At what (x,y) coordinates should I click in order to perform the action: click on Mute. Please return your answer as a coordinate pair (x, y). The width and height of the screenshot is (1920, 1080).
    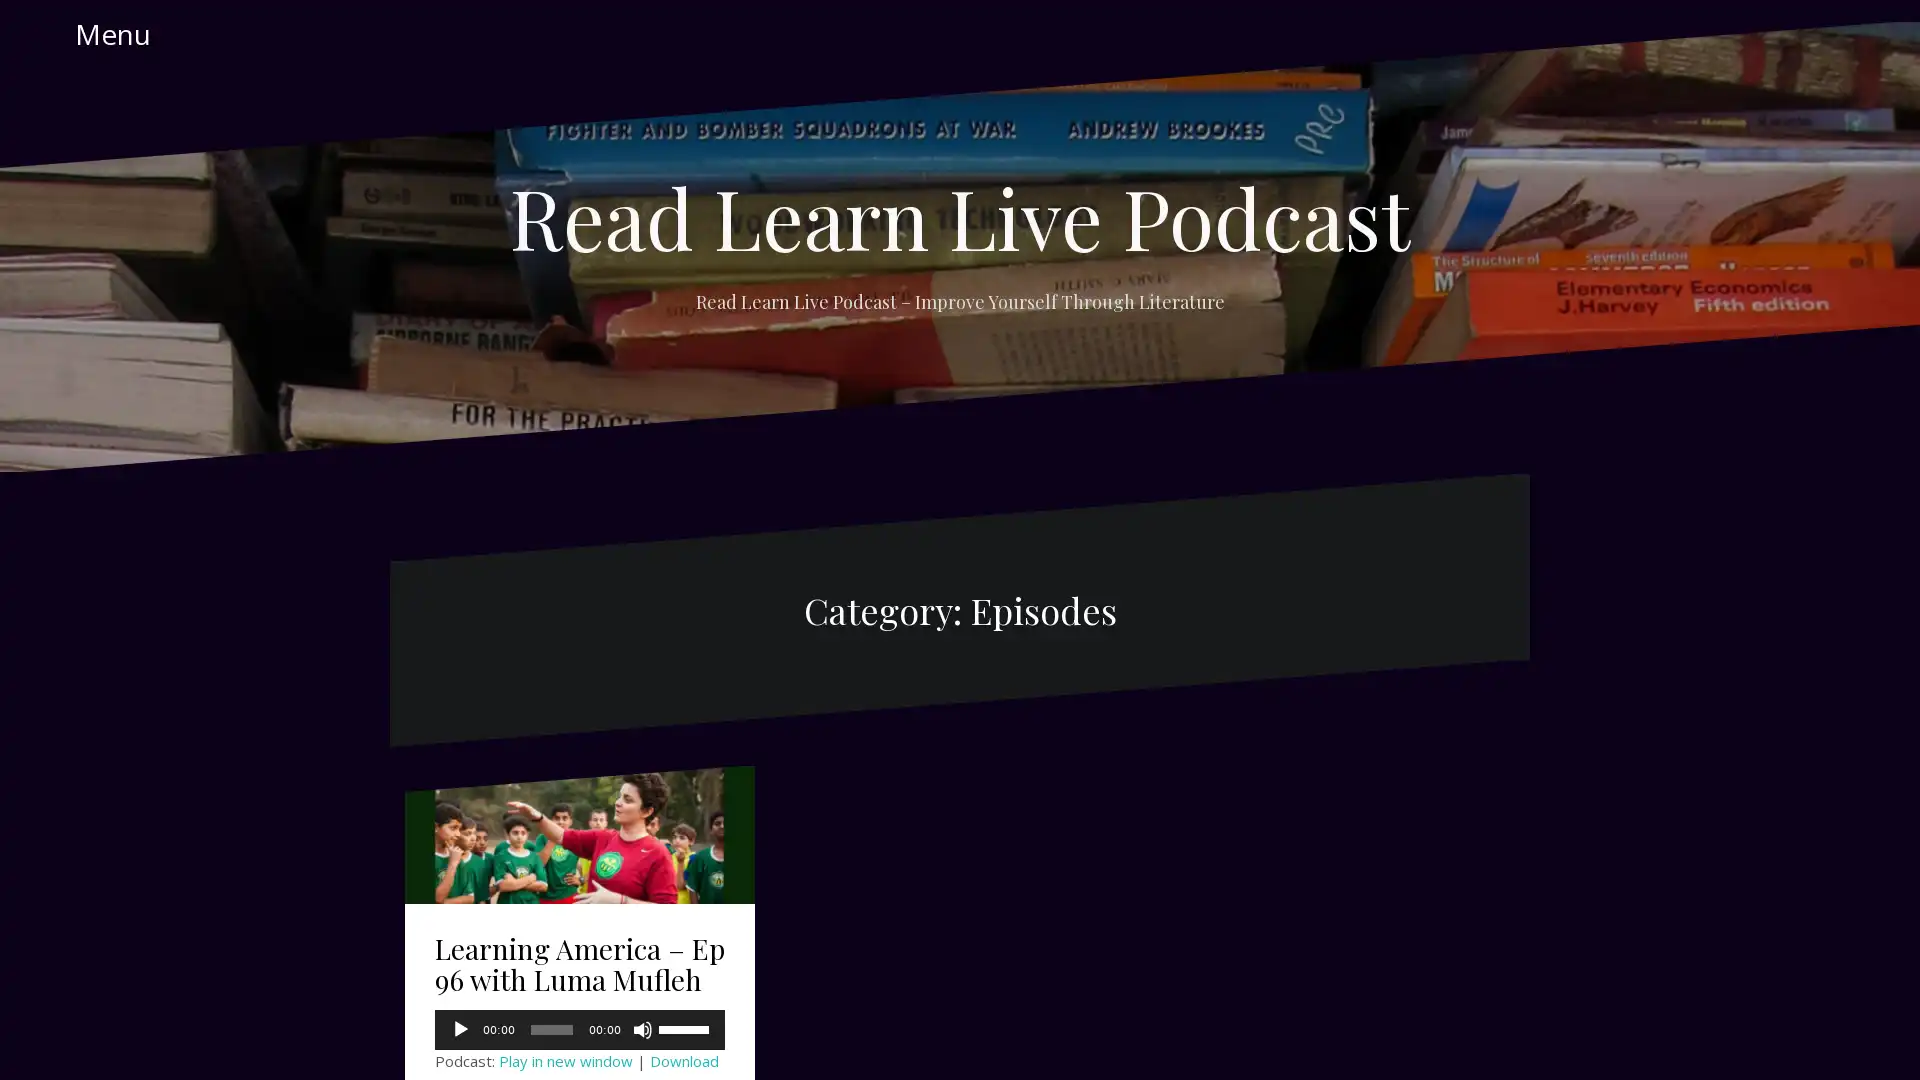
    Looking at the image, I should click on (643, 1029).